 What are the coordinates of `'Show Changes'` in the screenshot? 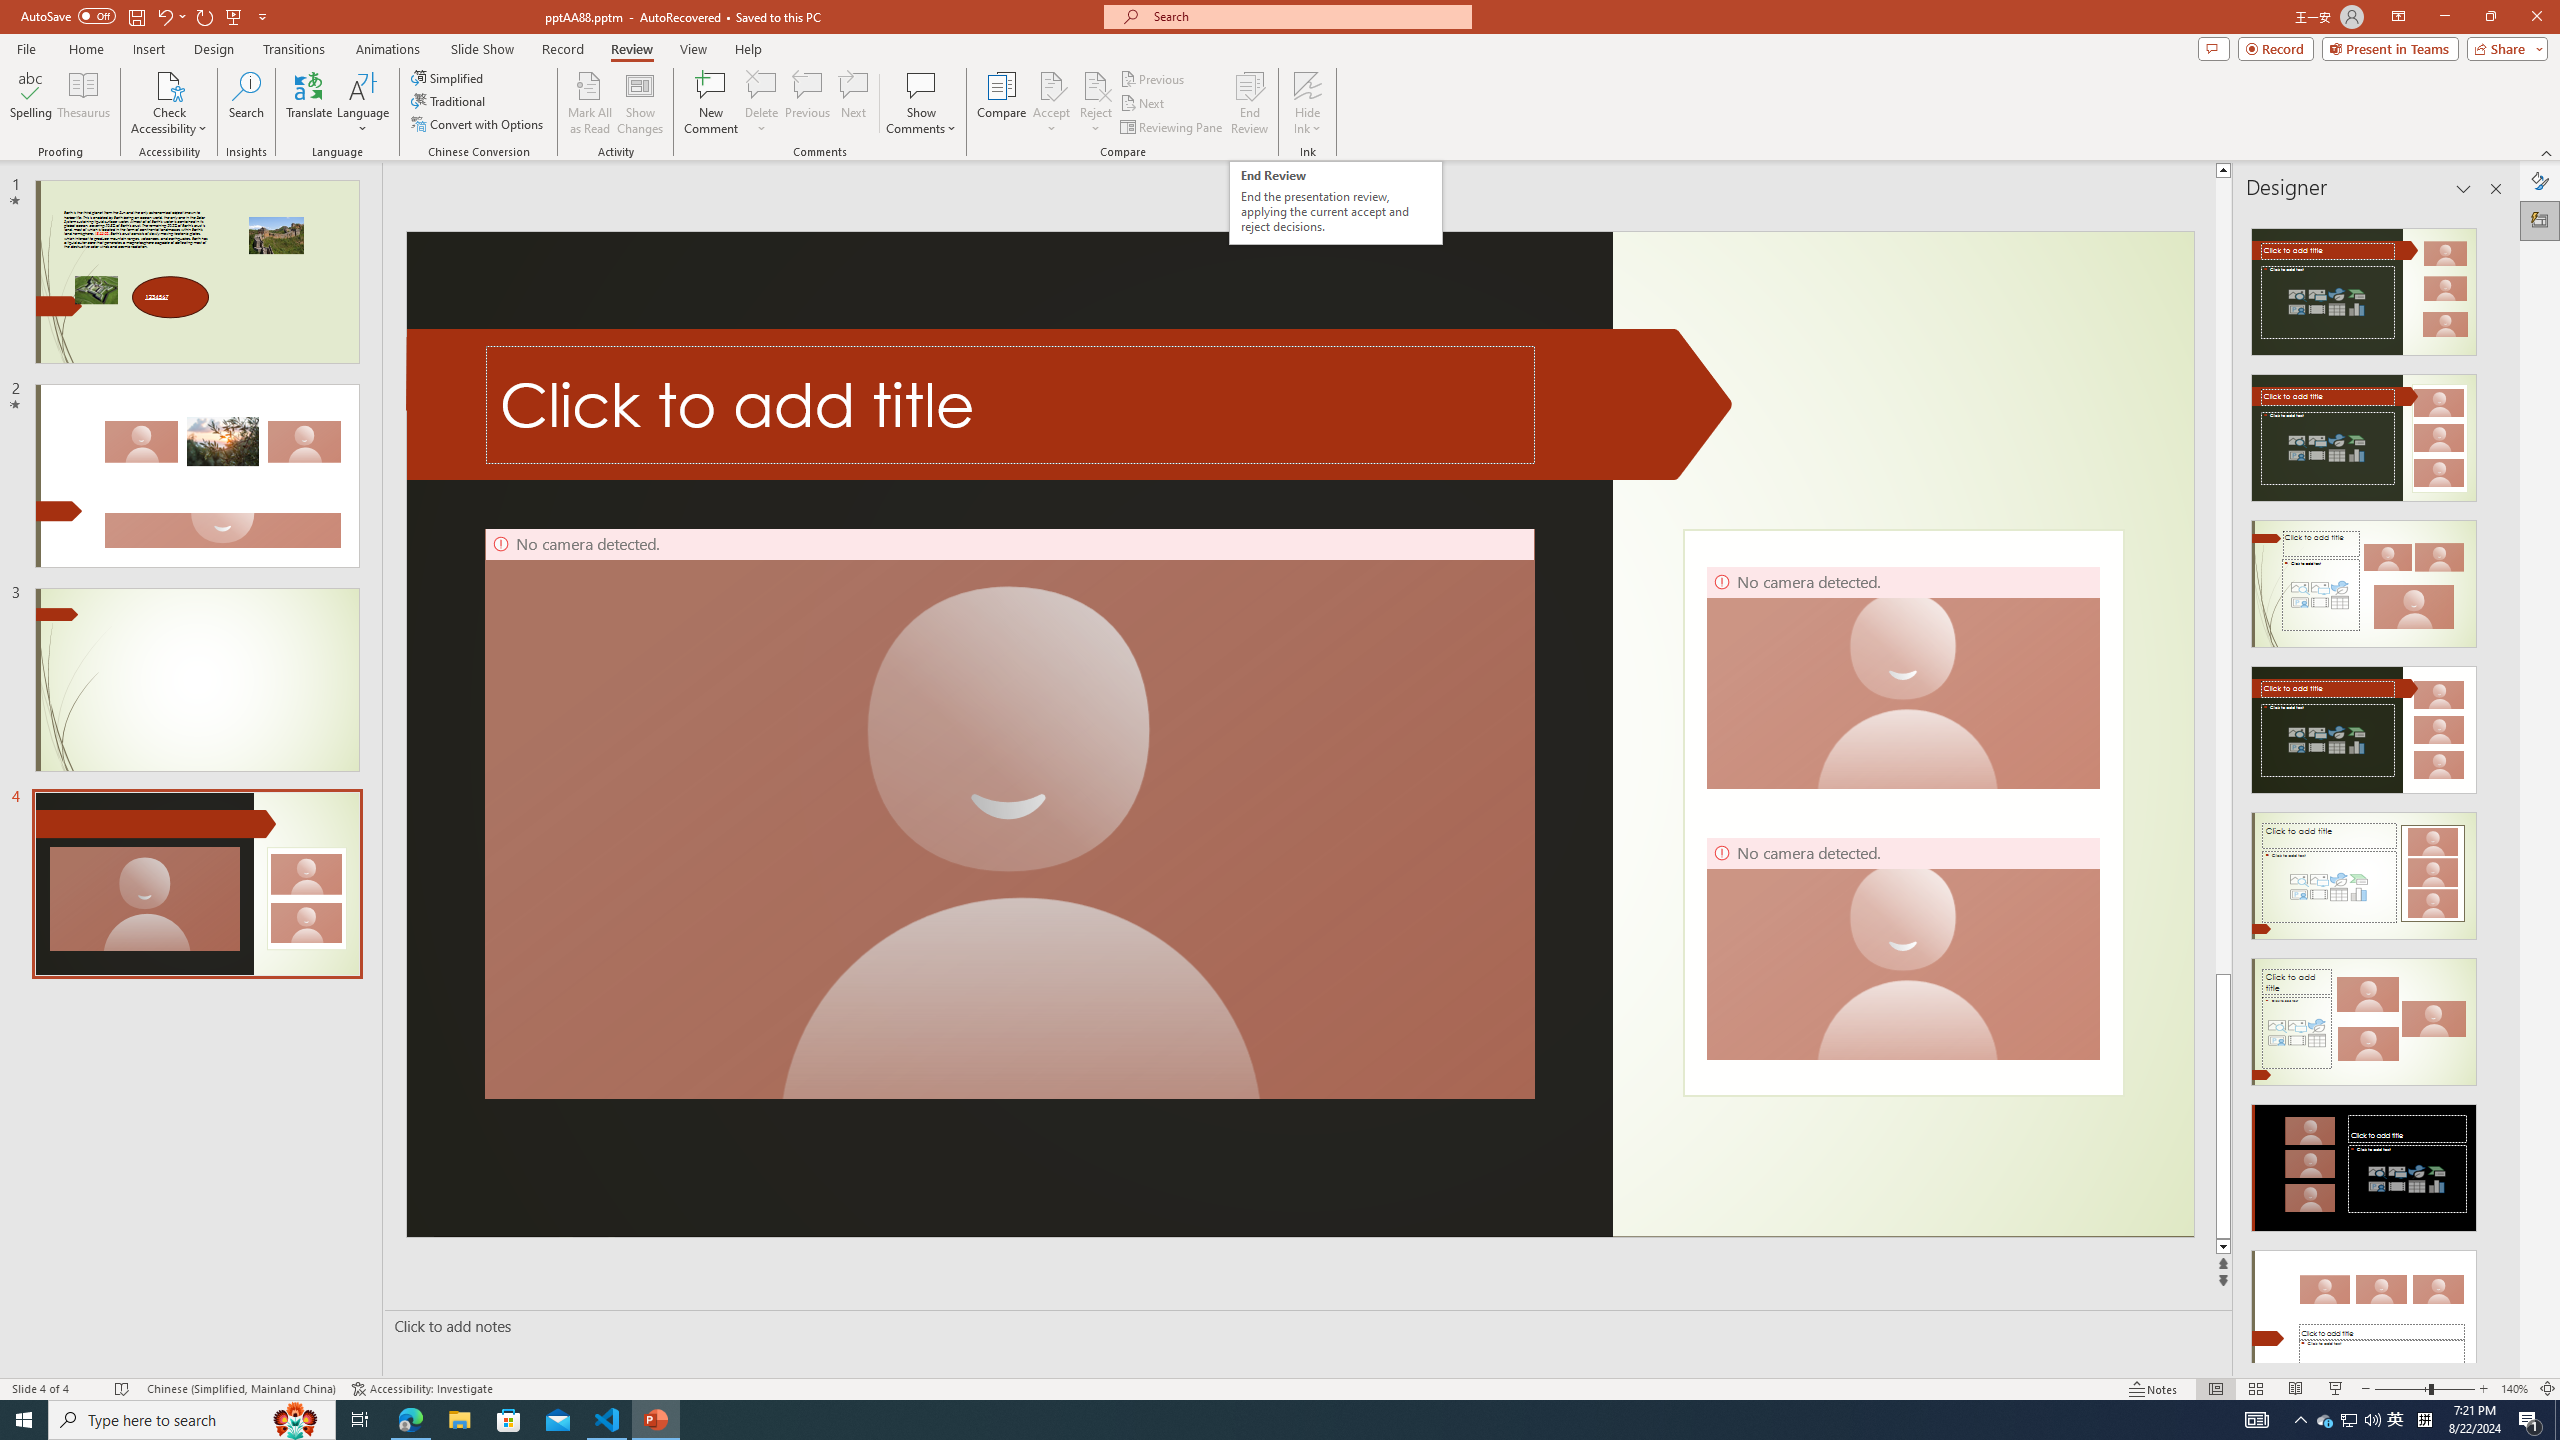 It's located at (640, 103).